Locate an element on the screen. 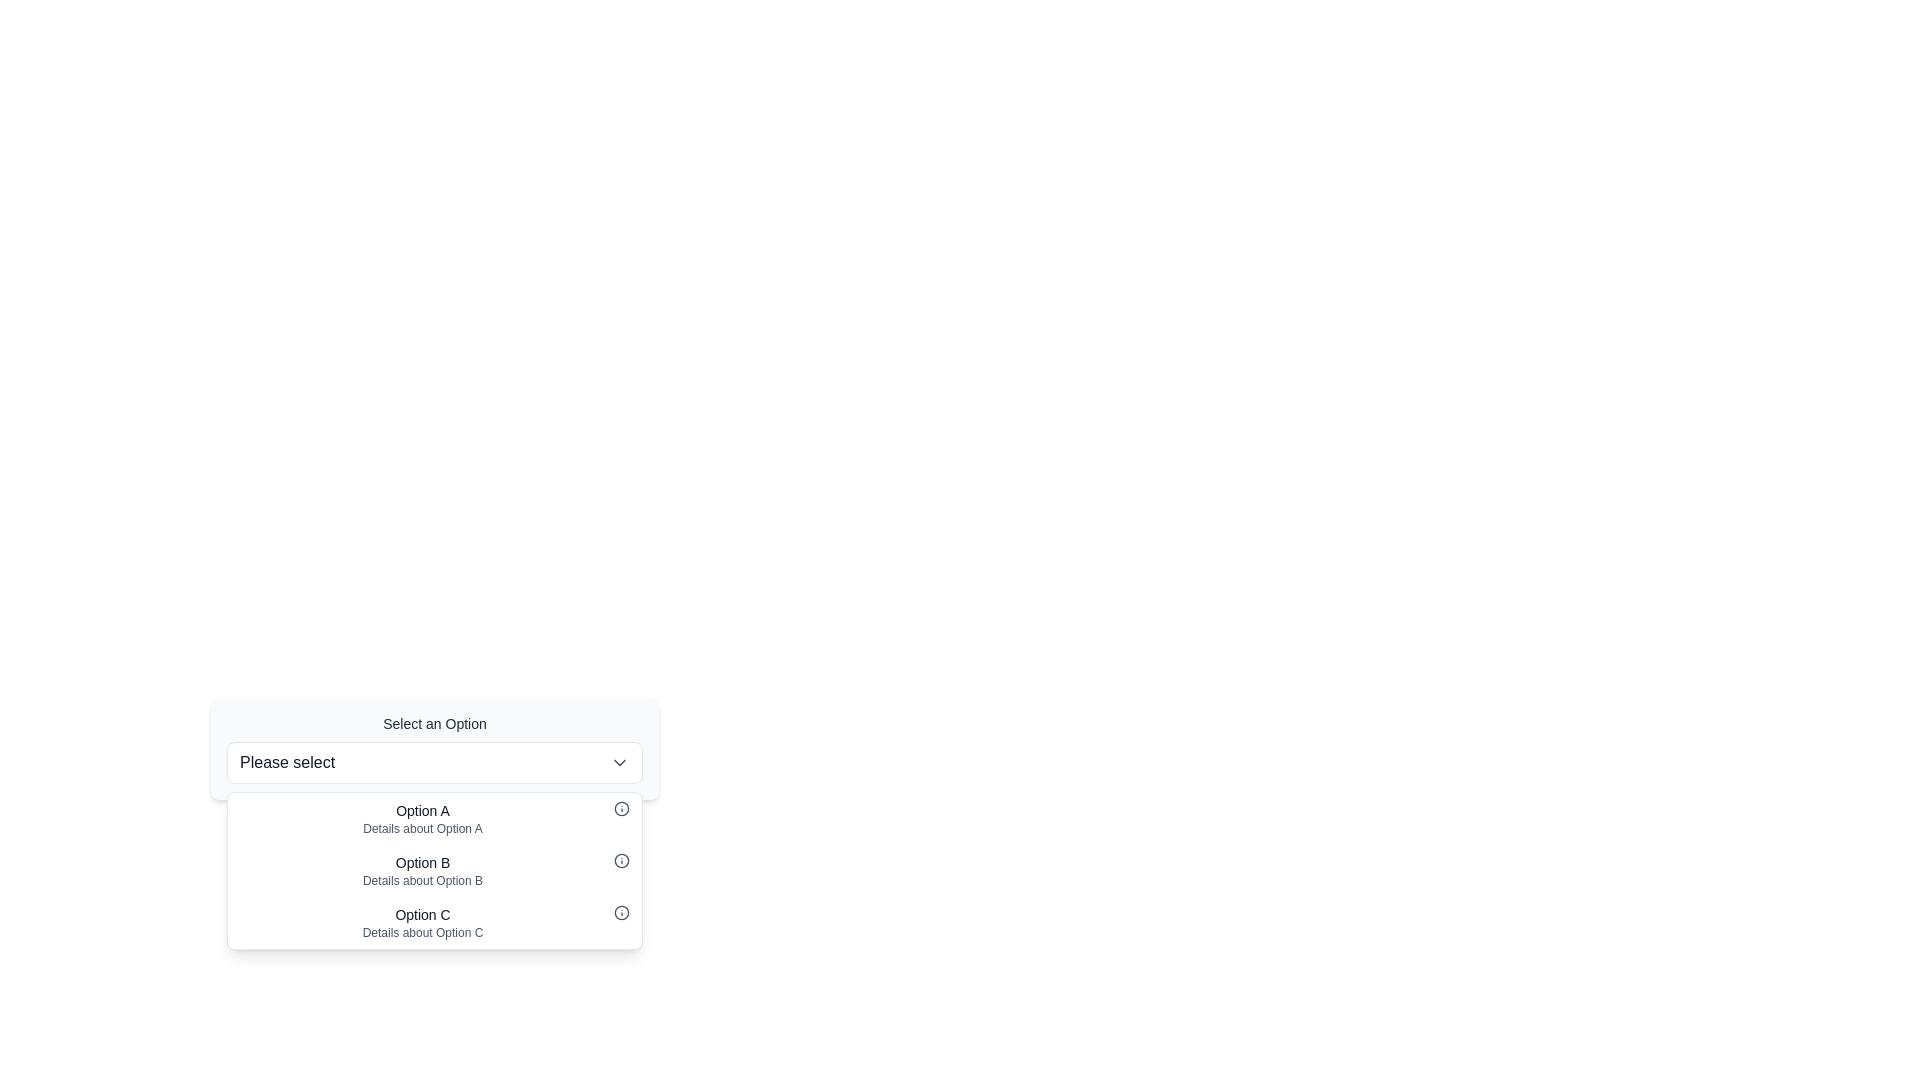 This screenshot has width=1920, height=1080. the decorative SVG circle element positioned within the icon to the right of the text 'Option A' in the dropdown menu is located at coordinates (621, 808).